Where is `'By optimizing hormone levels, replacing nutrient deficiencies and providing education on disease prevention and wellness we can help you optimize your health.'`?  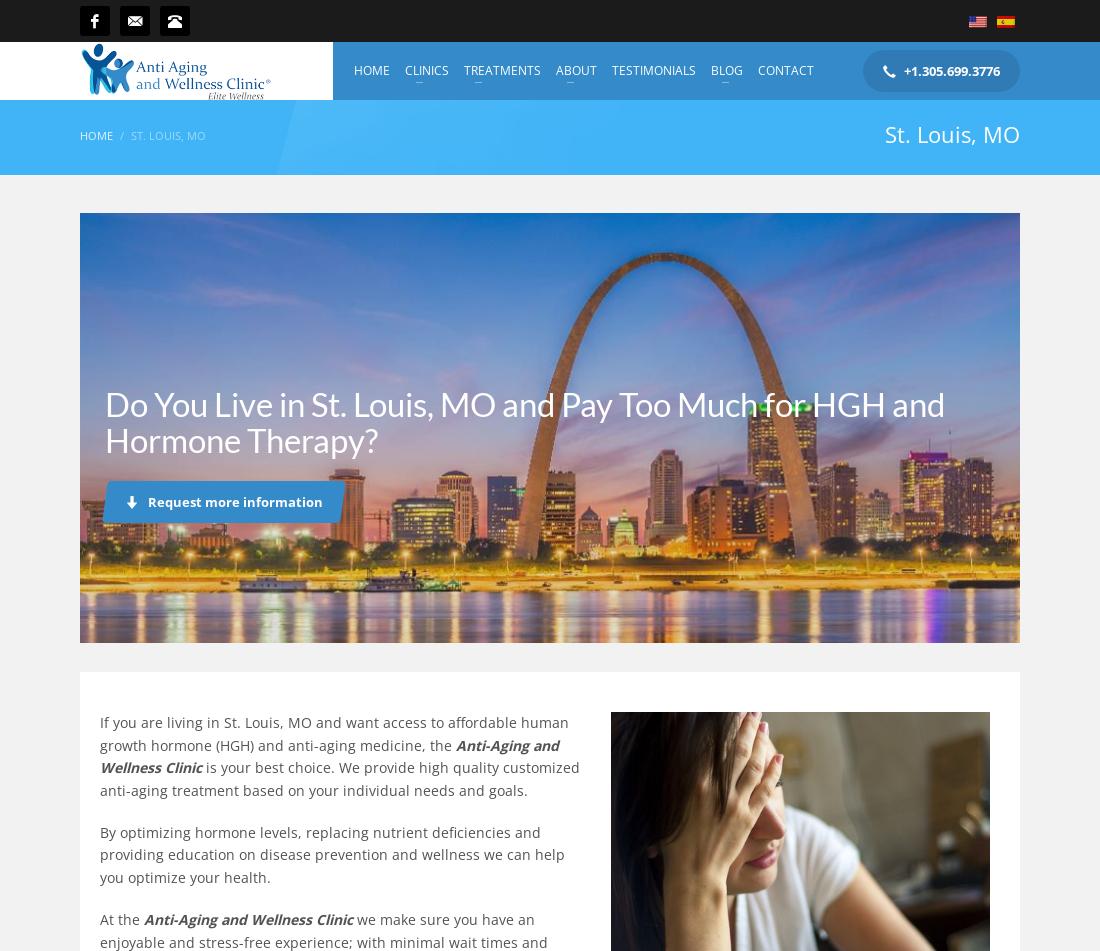
'By optimizing hormone levels, replacing nutrient deficiencies and providing education on disease prevention and wellness we can help you optimize your health.' is located at coordinates (331, 852).